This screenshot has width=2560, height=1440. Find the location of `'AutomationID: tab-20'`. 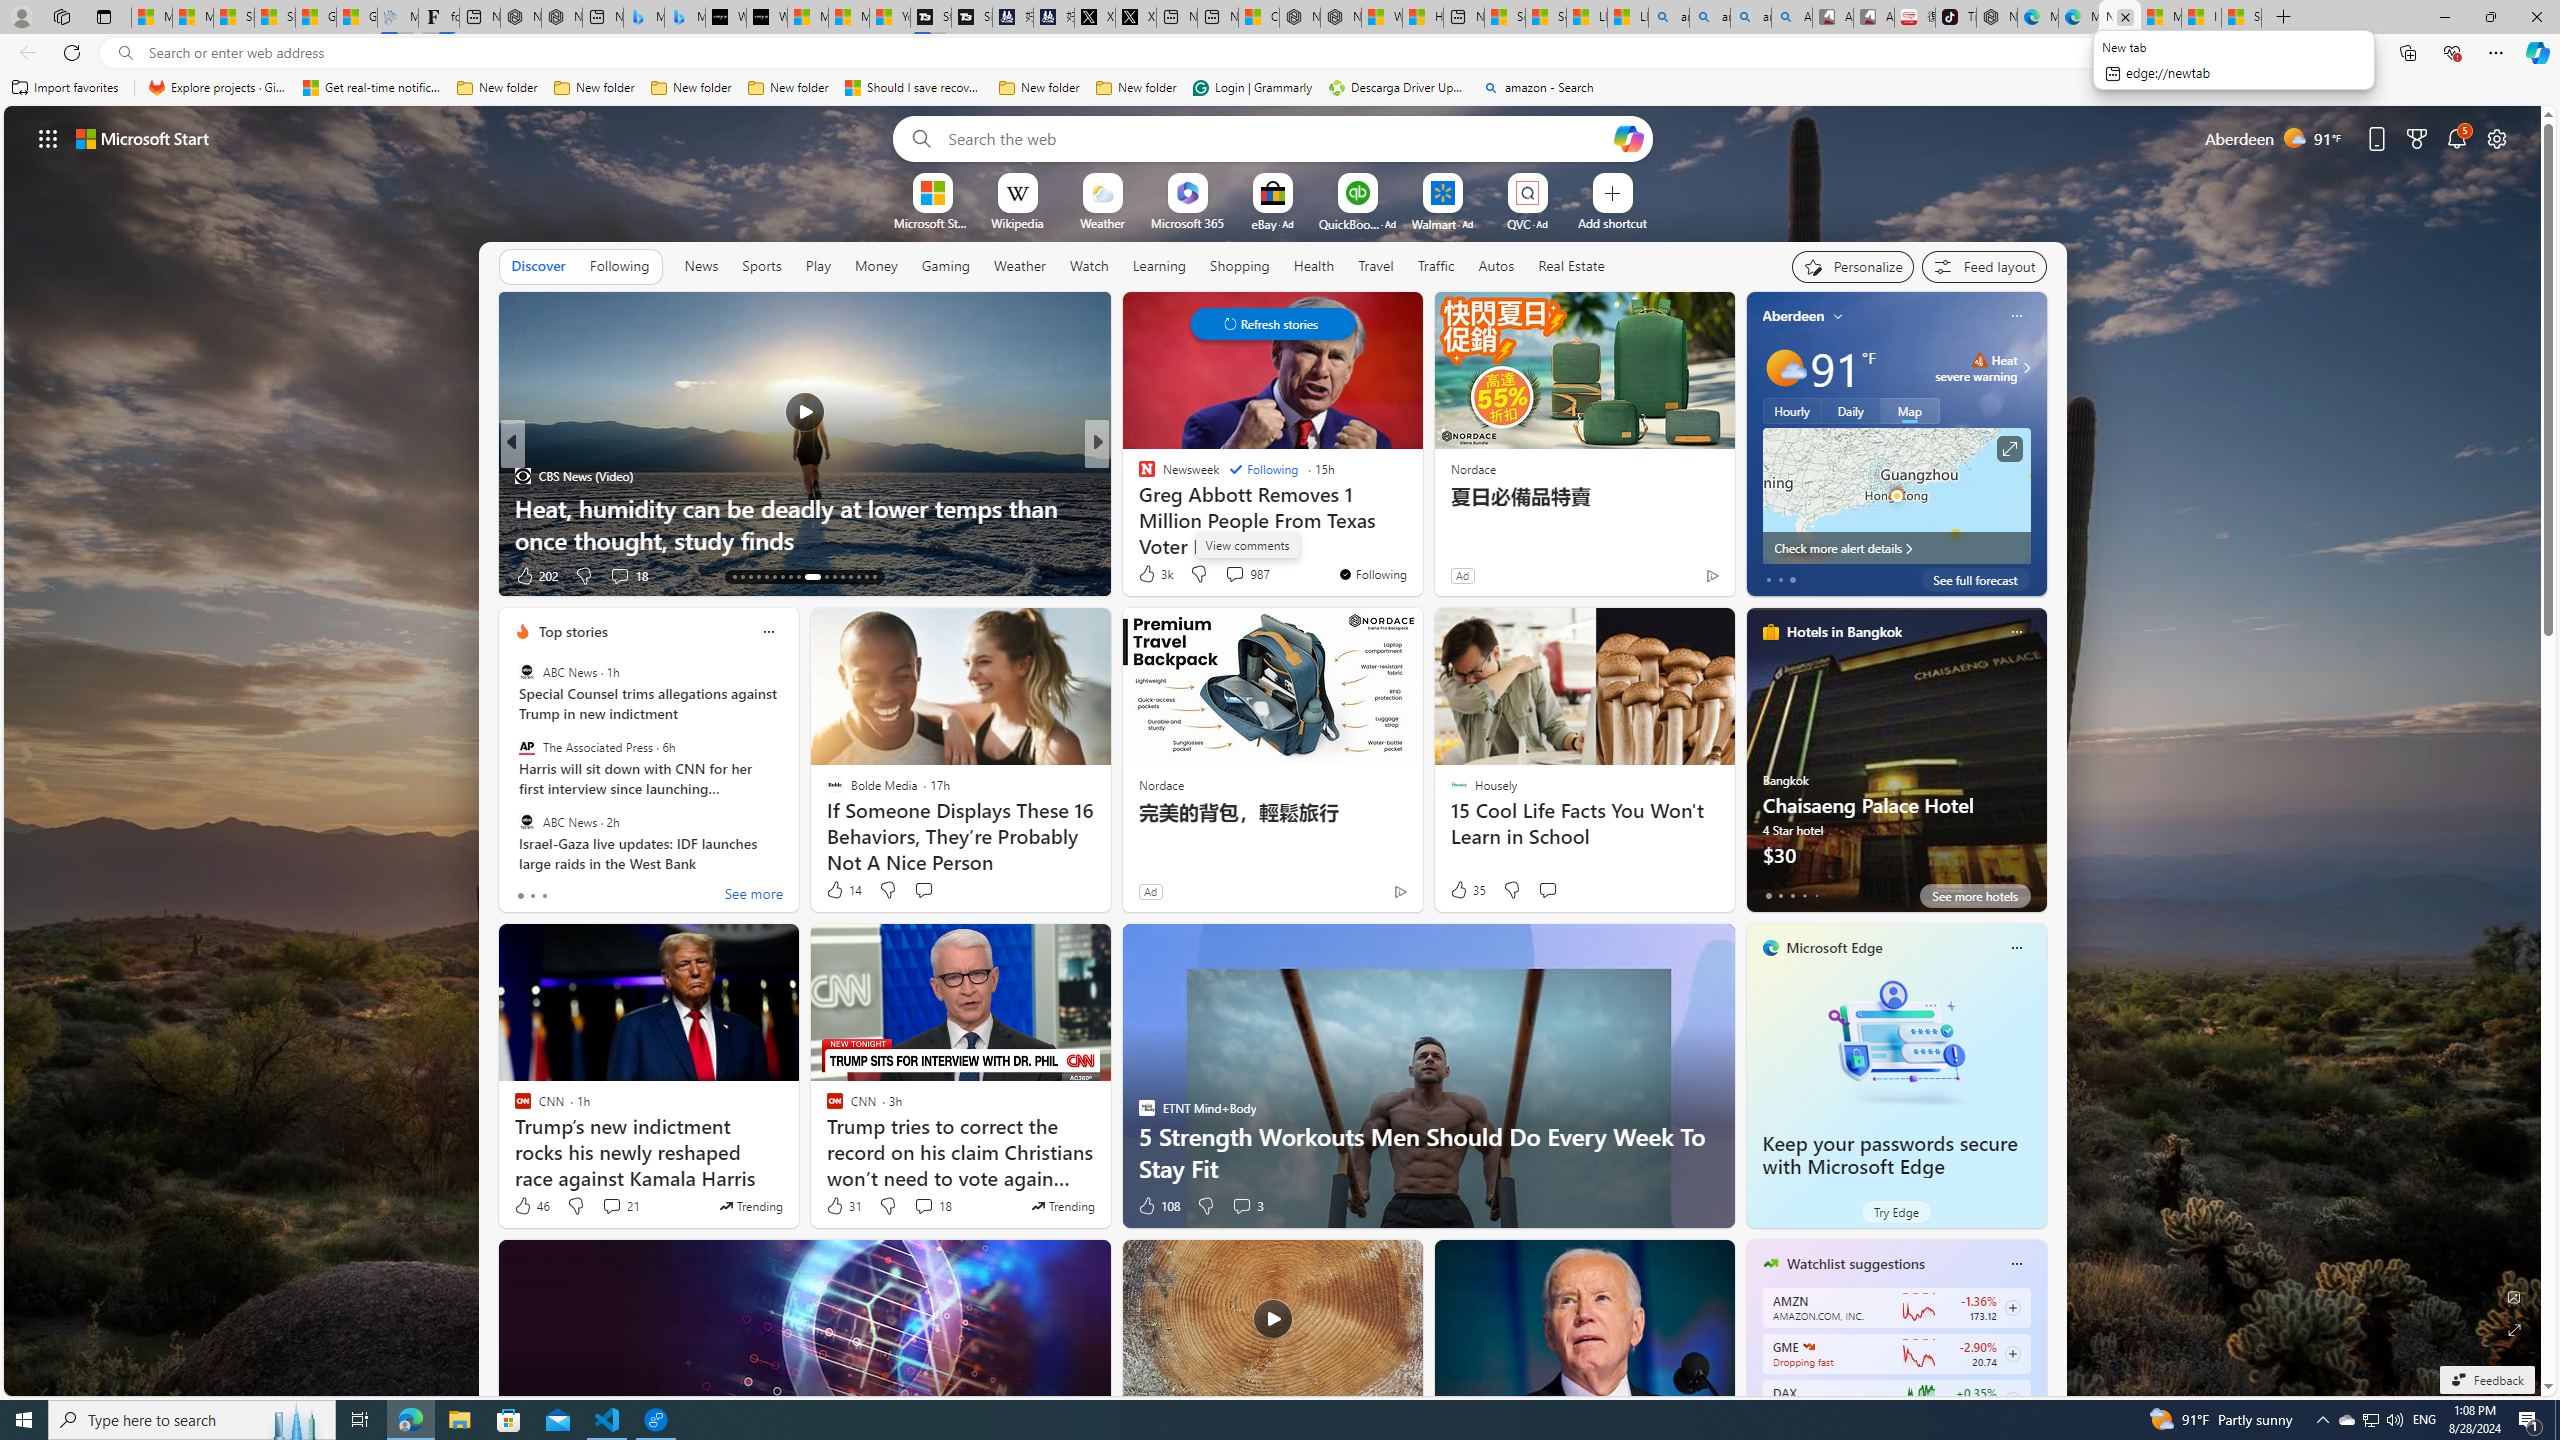

'AutomationID: tab-20' is located at coordinates (790, 577).